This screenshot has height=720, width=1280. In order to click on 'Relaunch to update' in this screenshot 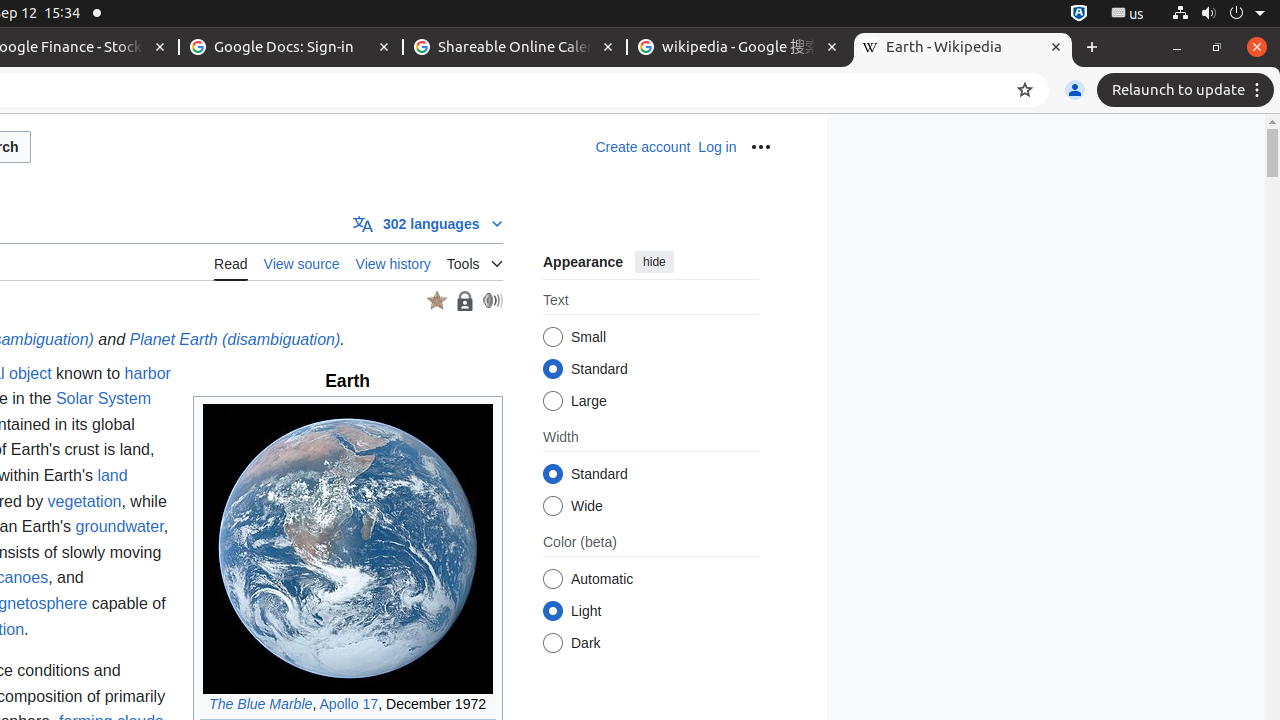, I will do `click(1188, 90)`.